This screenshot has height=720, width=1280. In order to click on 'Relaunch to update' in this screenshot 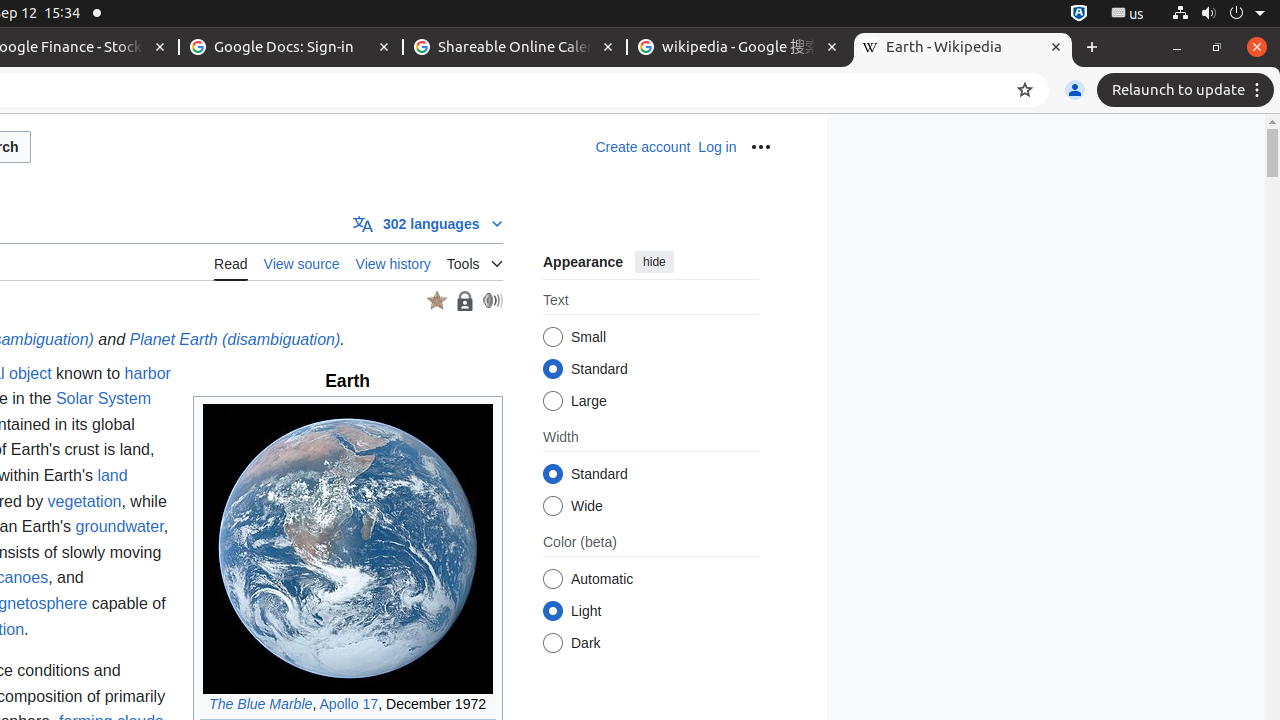, I will do `click(1188, 90)`.